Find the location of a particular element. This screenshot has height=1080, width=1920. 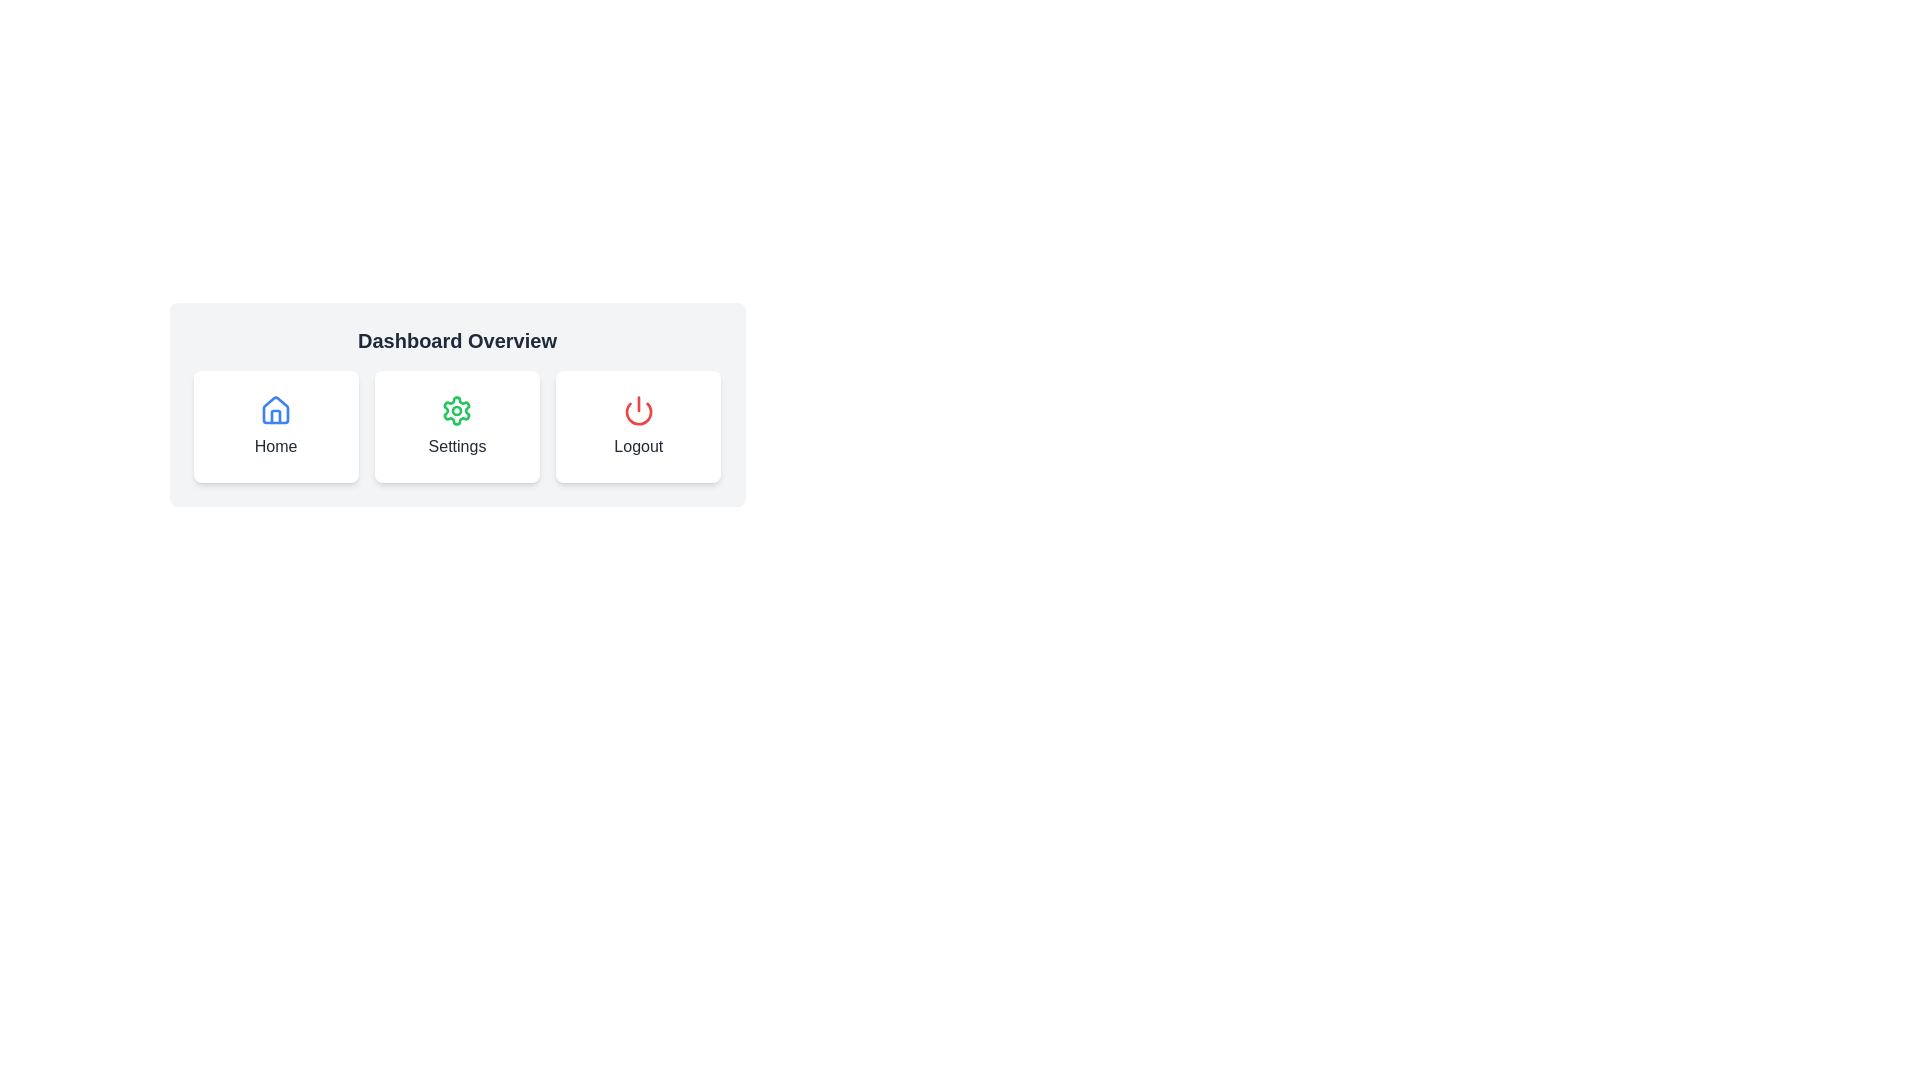

the 'Settings' label which is centrally positioned within a white card, aligned under a green gear icon is located at coordinates (456, 446).